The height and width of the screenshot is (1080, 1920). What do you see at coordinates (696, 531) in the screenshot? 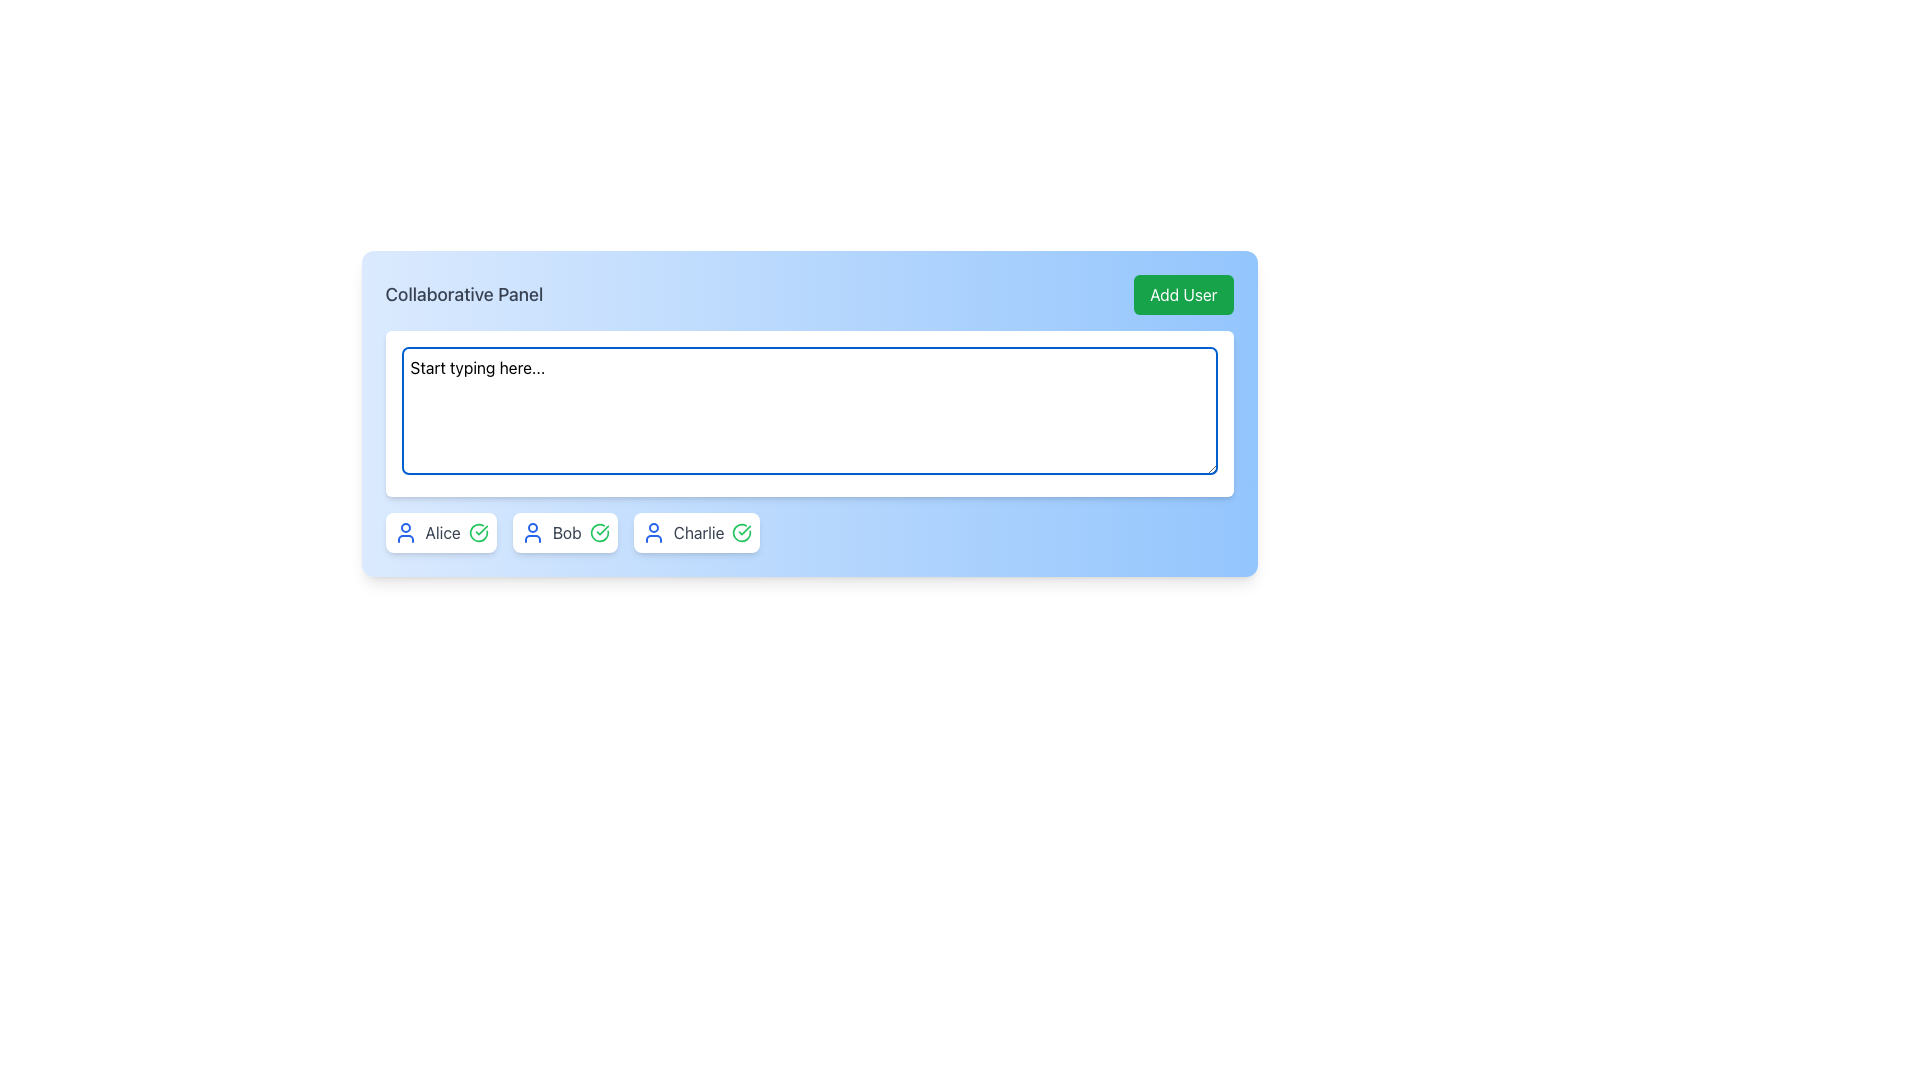
I see `the User Entry element featuring the name 'Charlie', which includes a blue user icon and a green checkmark` at bounding box center [696, 531].